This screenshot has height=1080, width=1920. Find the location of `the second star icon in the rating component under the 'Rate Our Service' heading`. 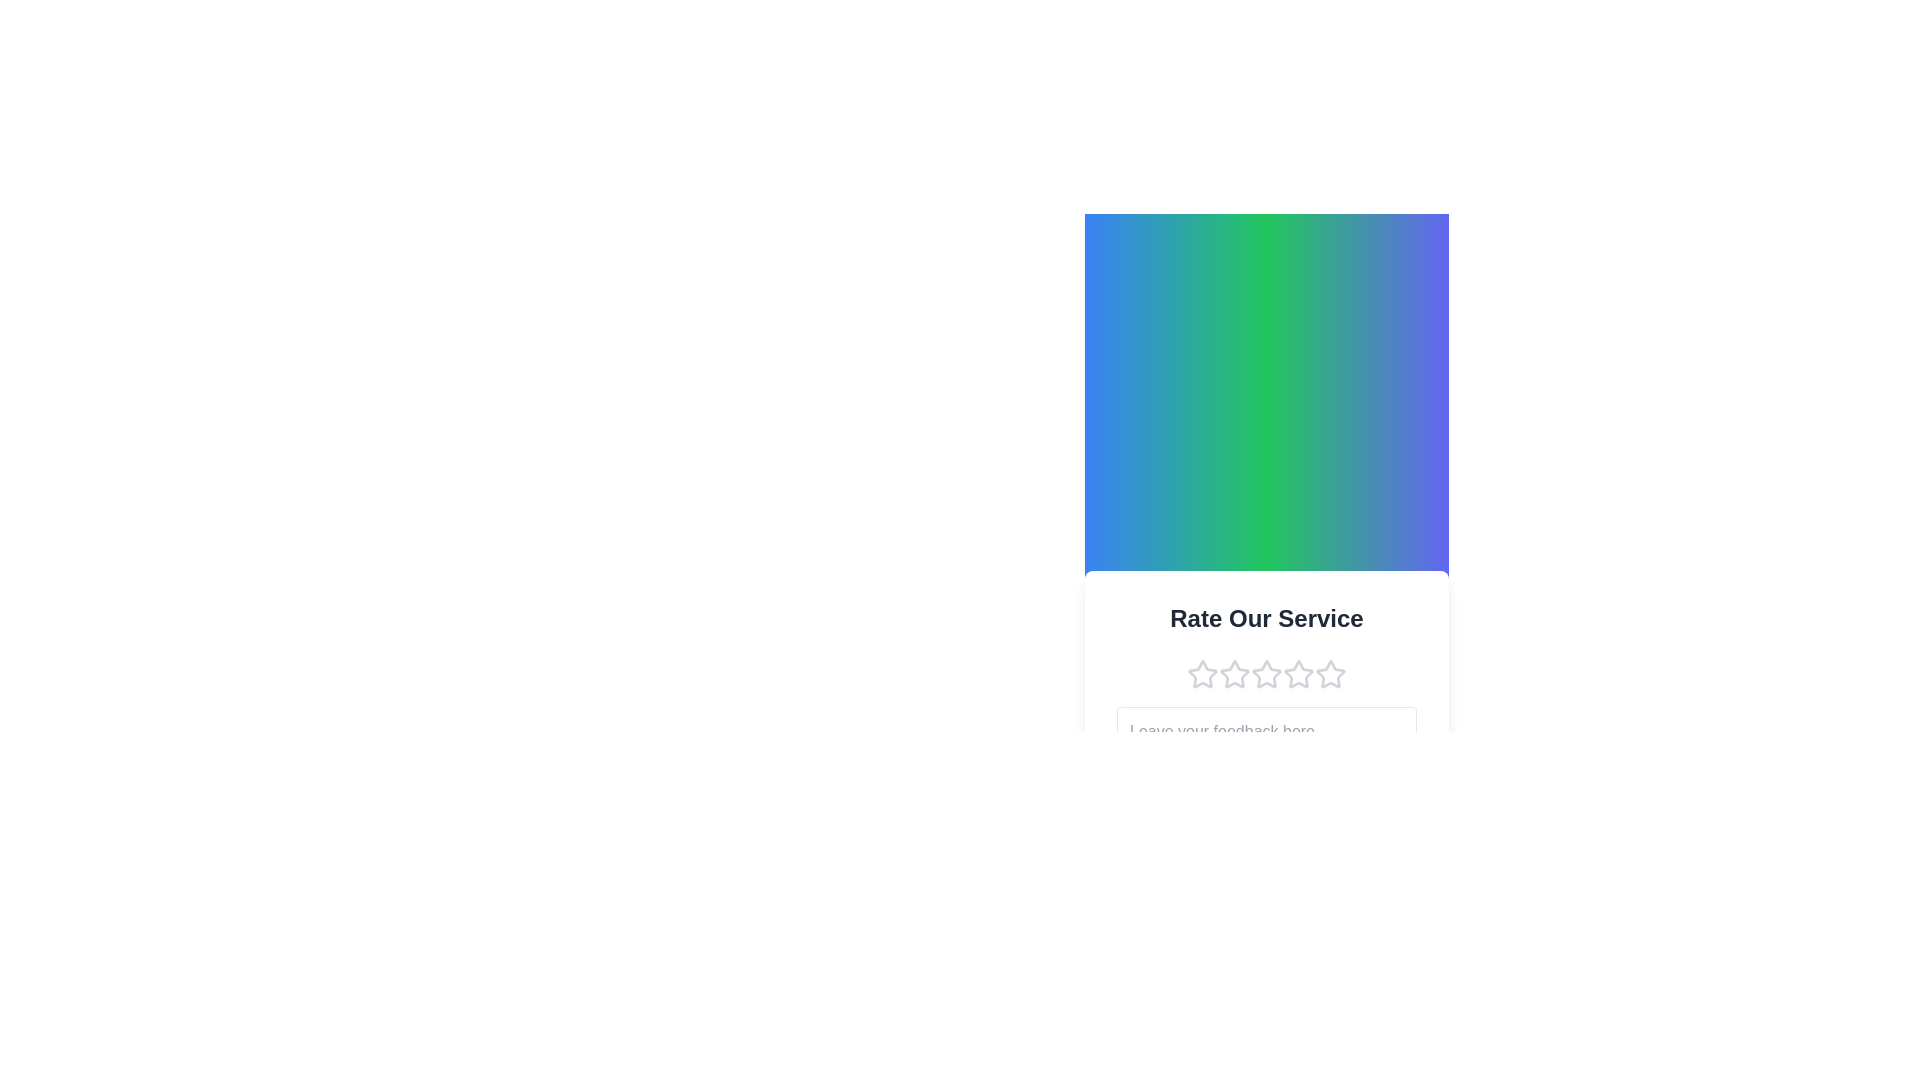

the second star icon in the rating component under the 'Rate Our Service' heading is located at coordinates (1266, 673).